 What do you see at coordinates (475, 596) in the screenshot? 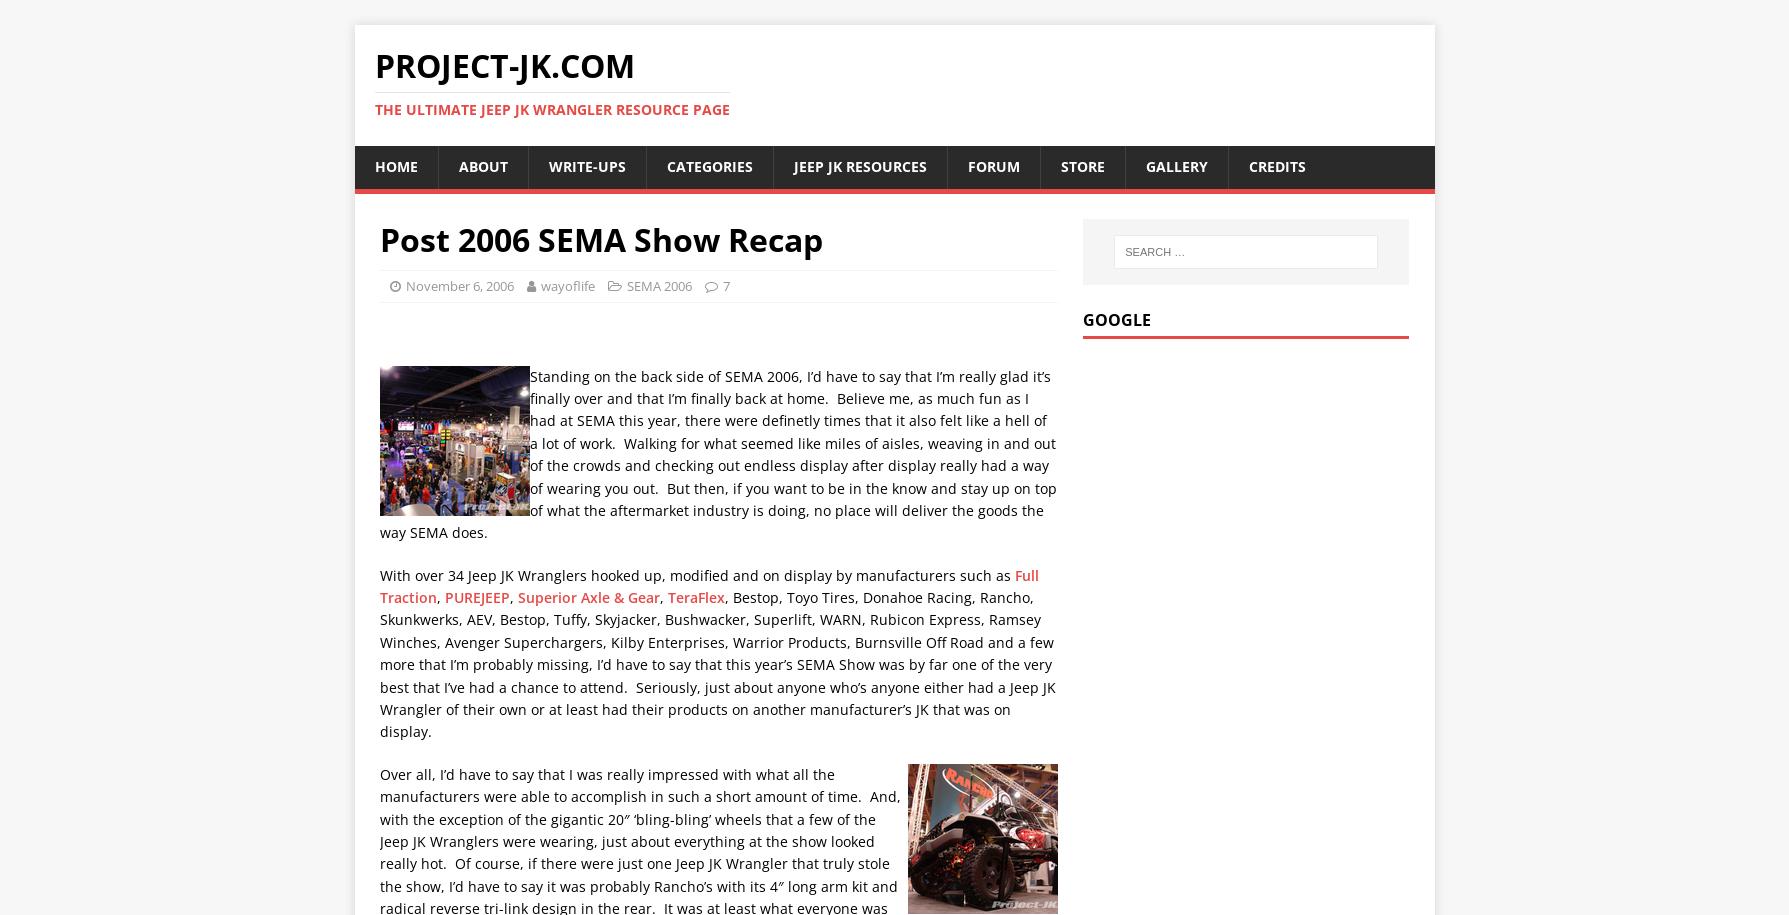
I see `'PUREJEEP'` at bounding box center [475, 596].